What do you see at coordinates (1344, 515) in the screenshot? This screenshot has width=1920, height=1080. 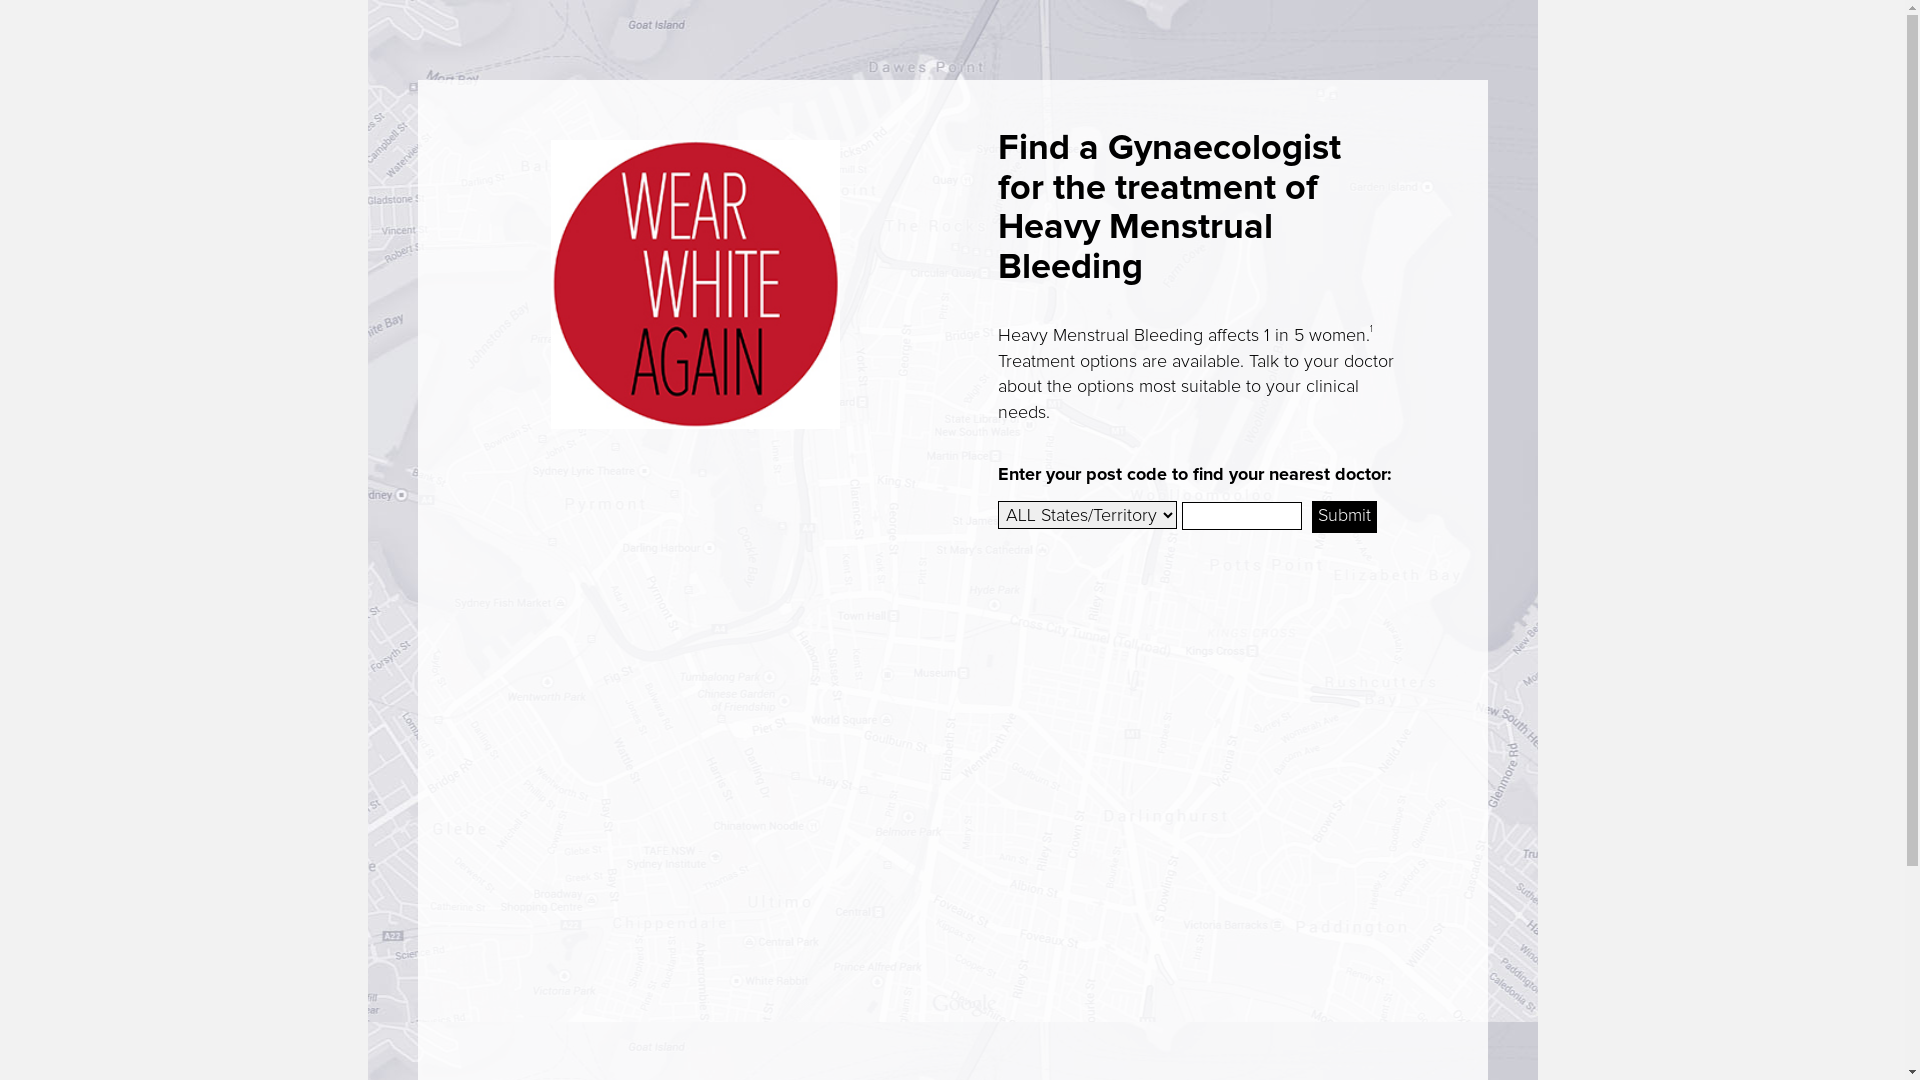 I see `'Submit'` at bounding box center [1344, 515].